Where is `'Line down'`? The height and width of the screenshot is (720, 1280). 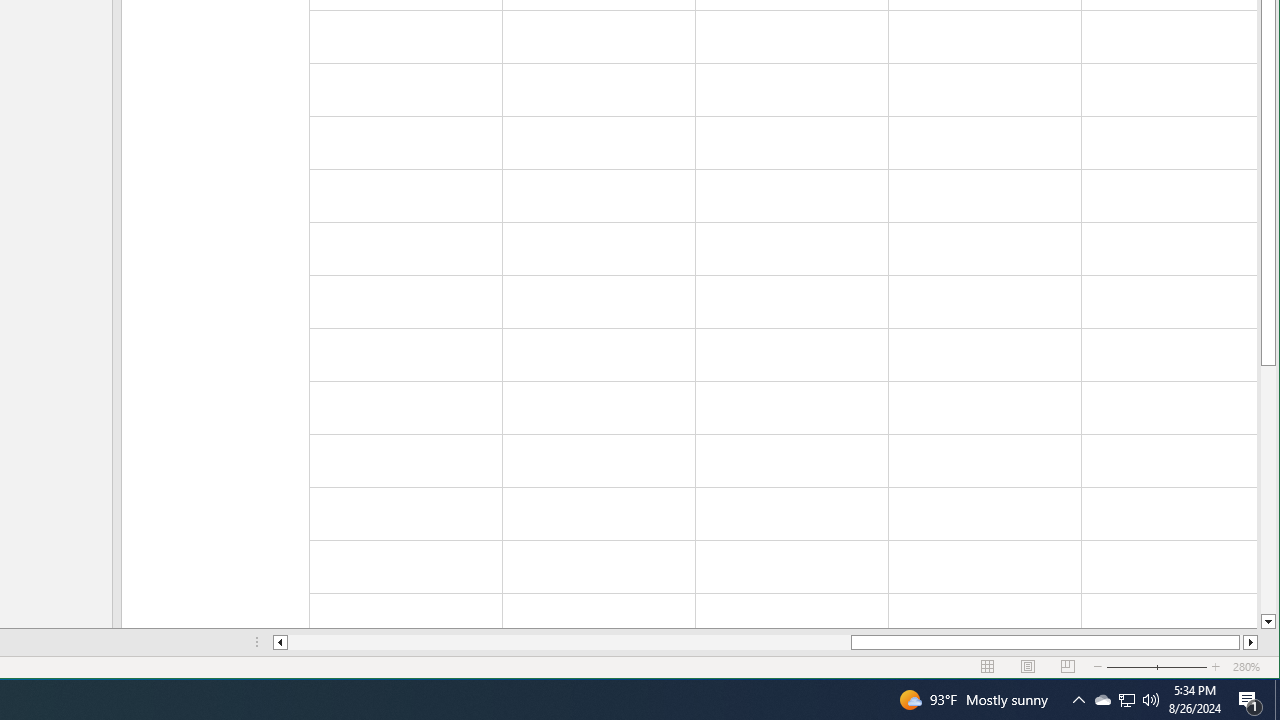
'Line down' is located at coordinates (1267, 621).